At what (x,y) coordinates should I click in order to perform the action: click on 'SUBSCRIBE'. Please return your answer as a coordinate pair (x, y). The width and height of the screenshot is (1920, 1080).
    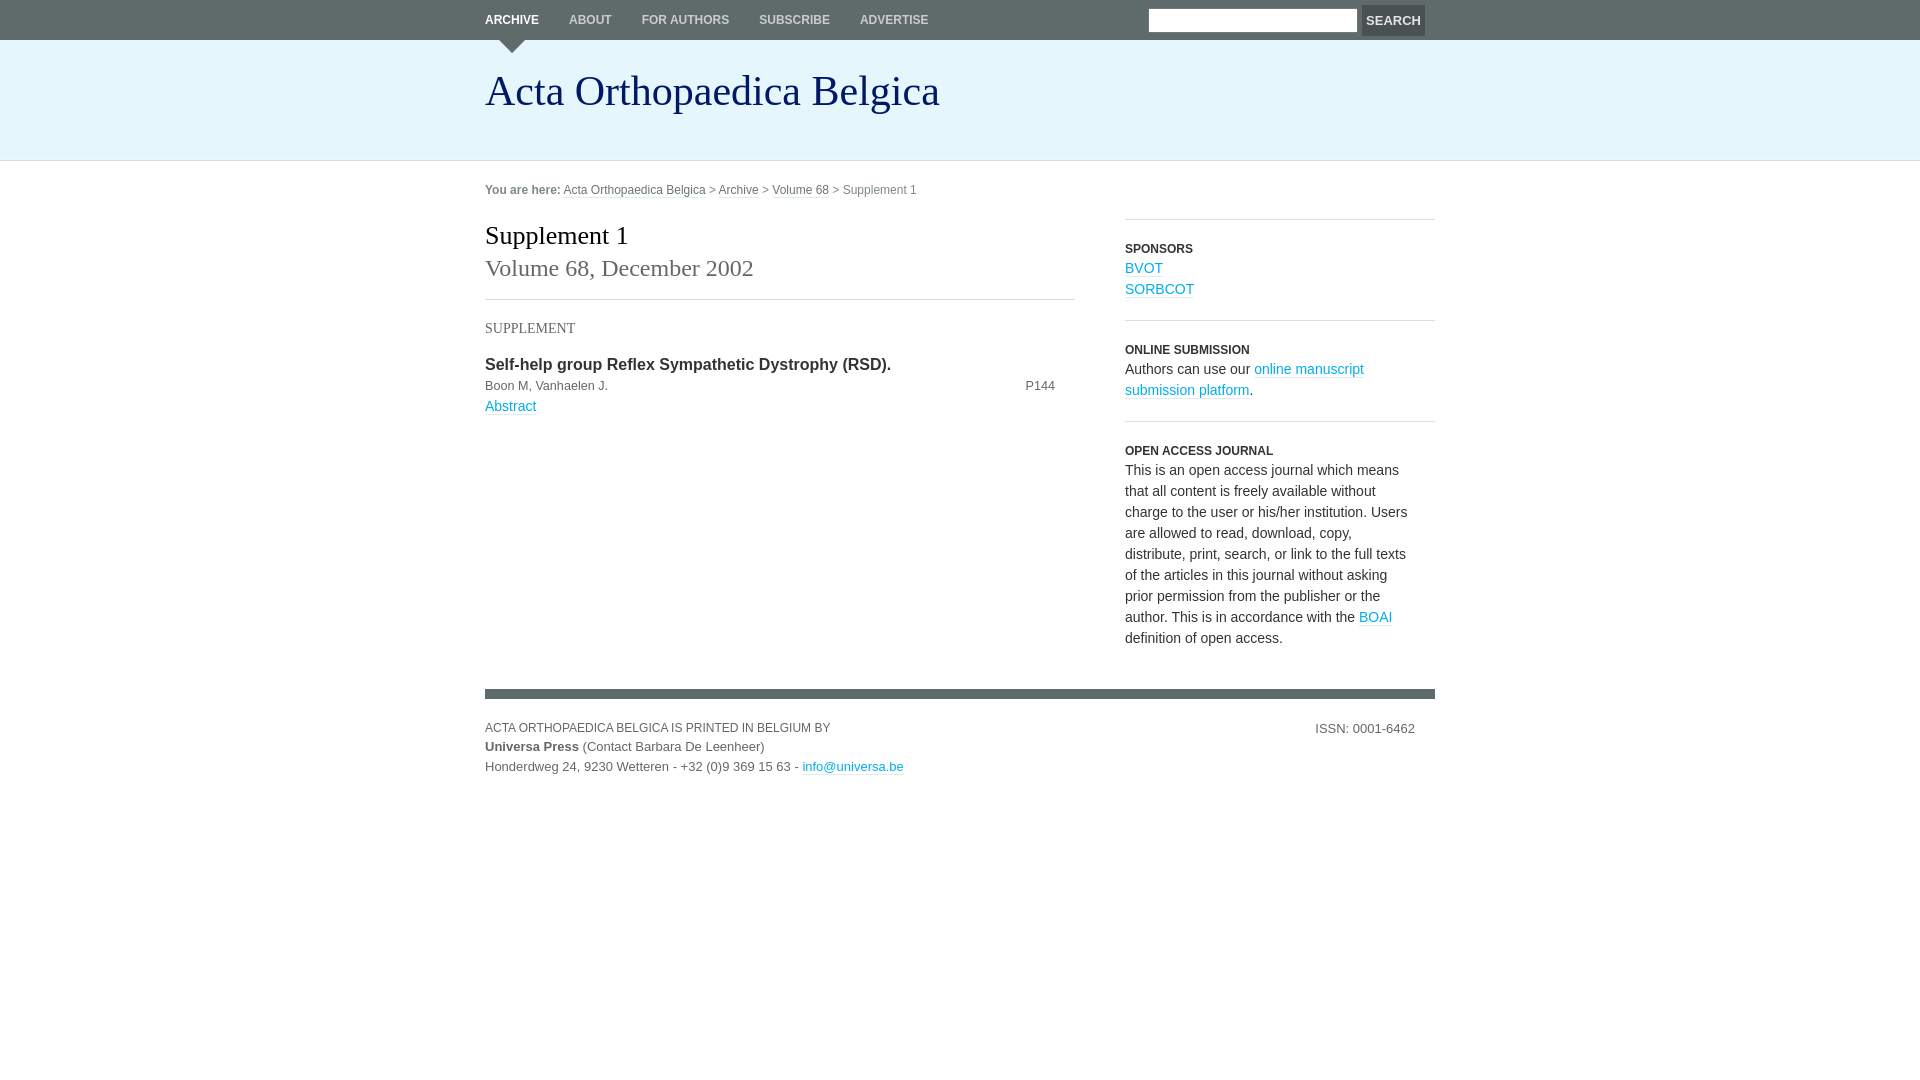
    Looking at the image, I should click on (793, 19).